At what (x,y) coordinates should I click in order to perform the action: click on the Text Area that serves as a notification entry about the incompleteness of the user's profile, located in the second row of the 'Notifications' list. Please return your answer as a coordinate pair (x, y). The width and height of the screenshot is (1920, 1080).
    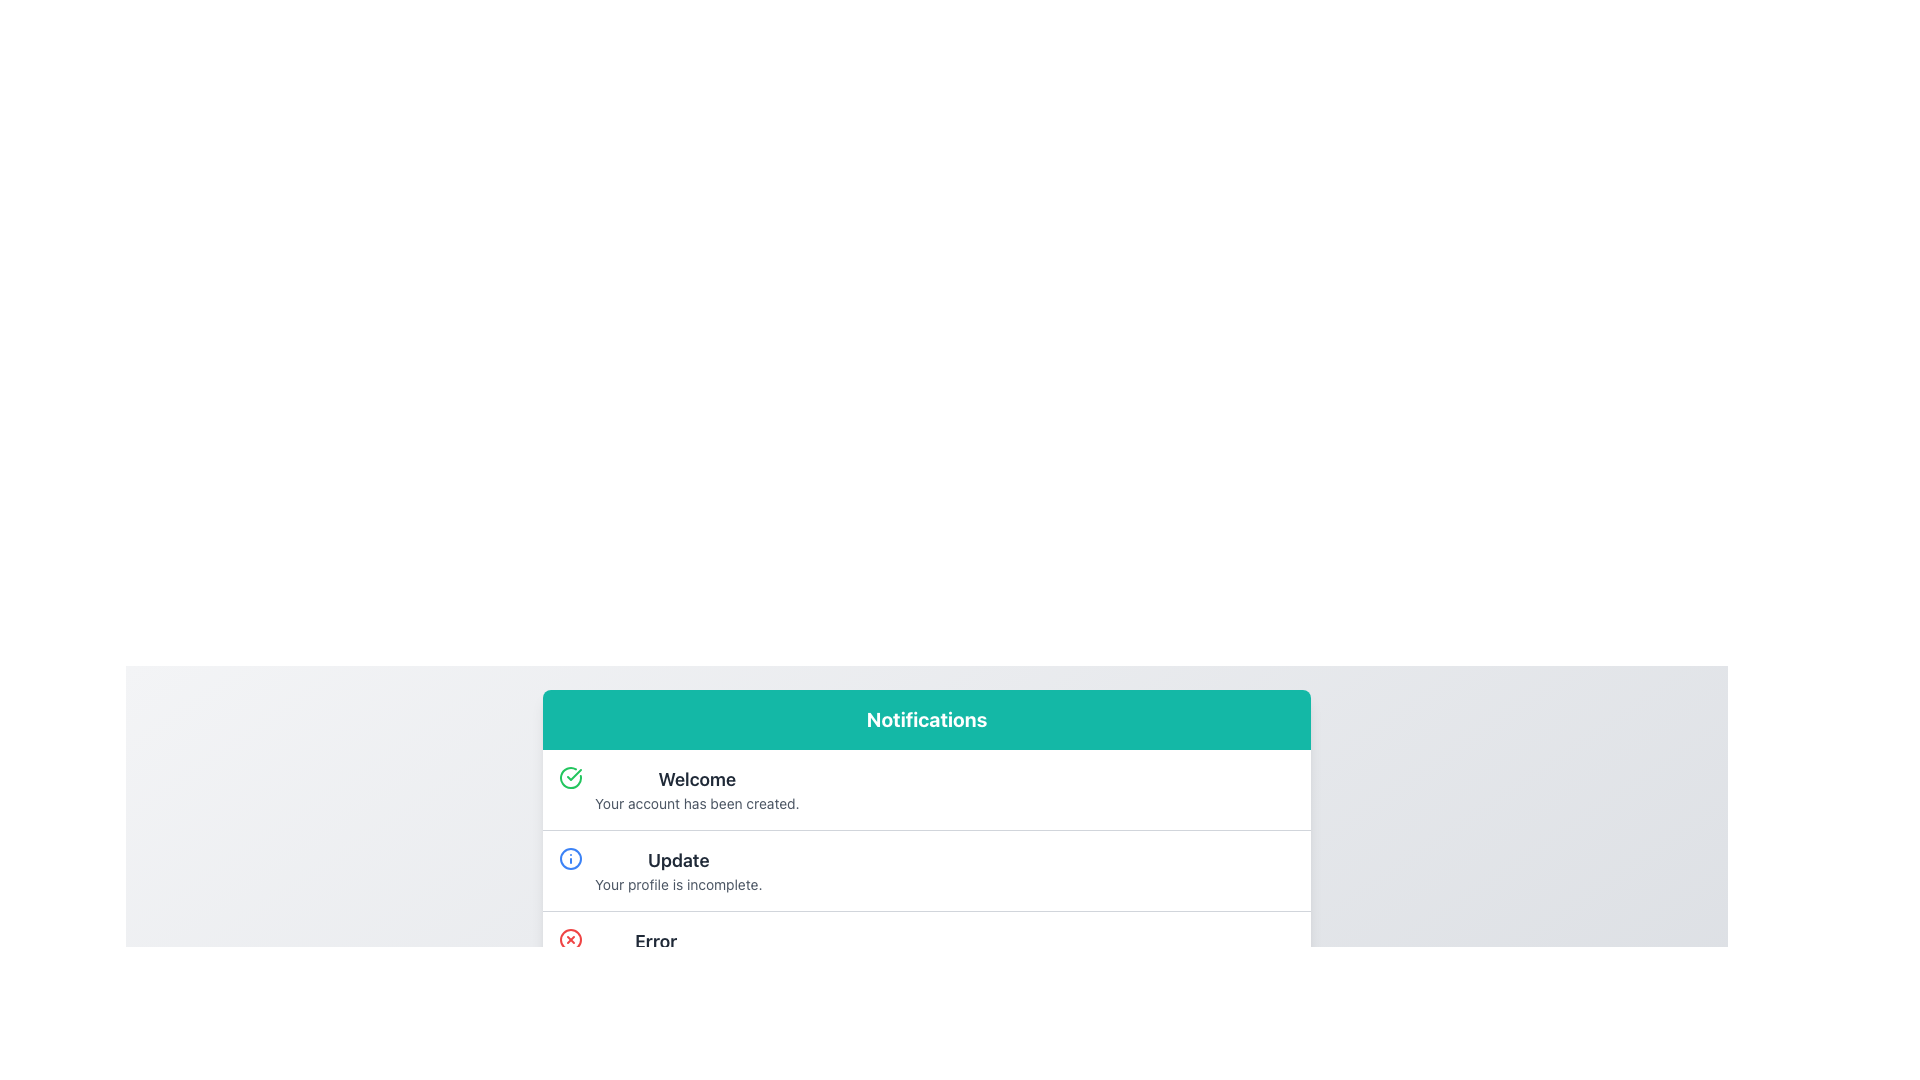
    Looking at the image, I should click on (678, 870).